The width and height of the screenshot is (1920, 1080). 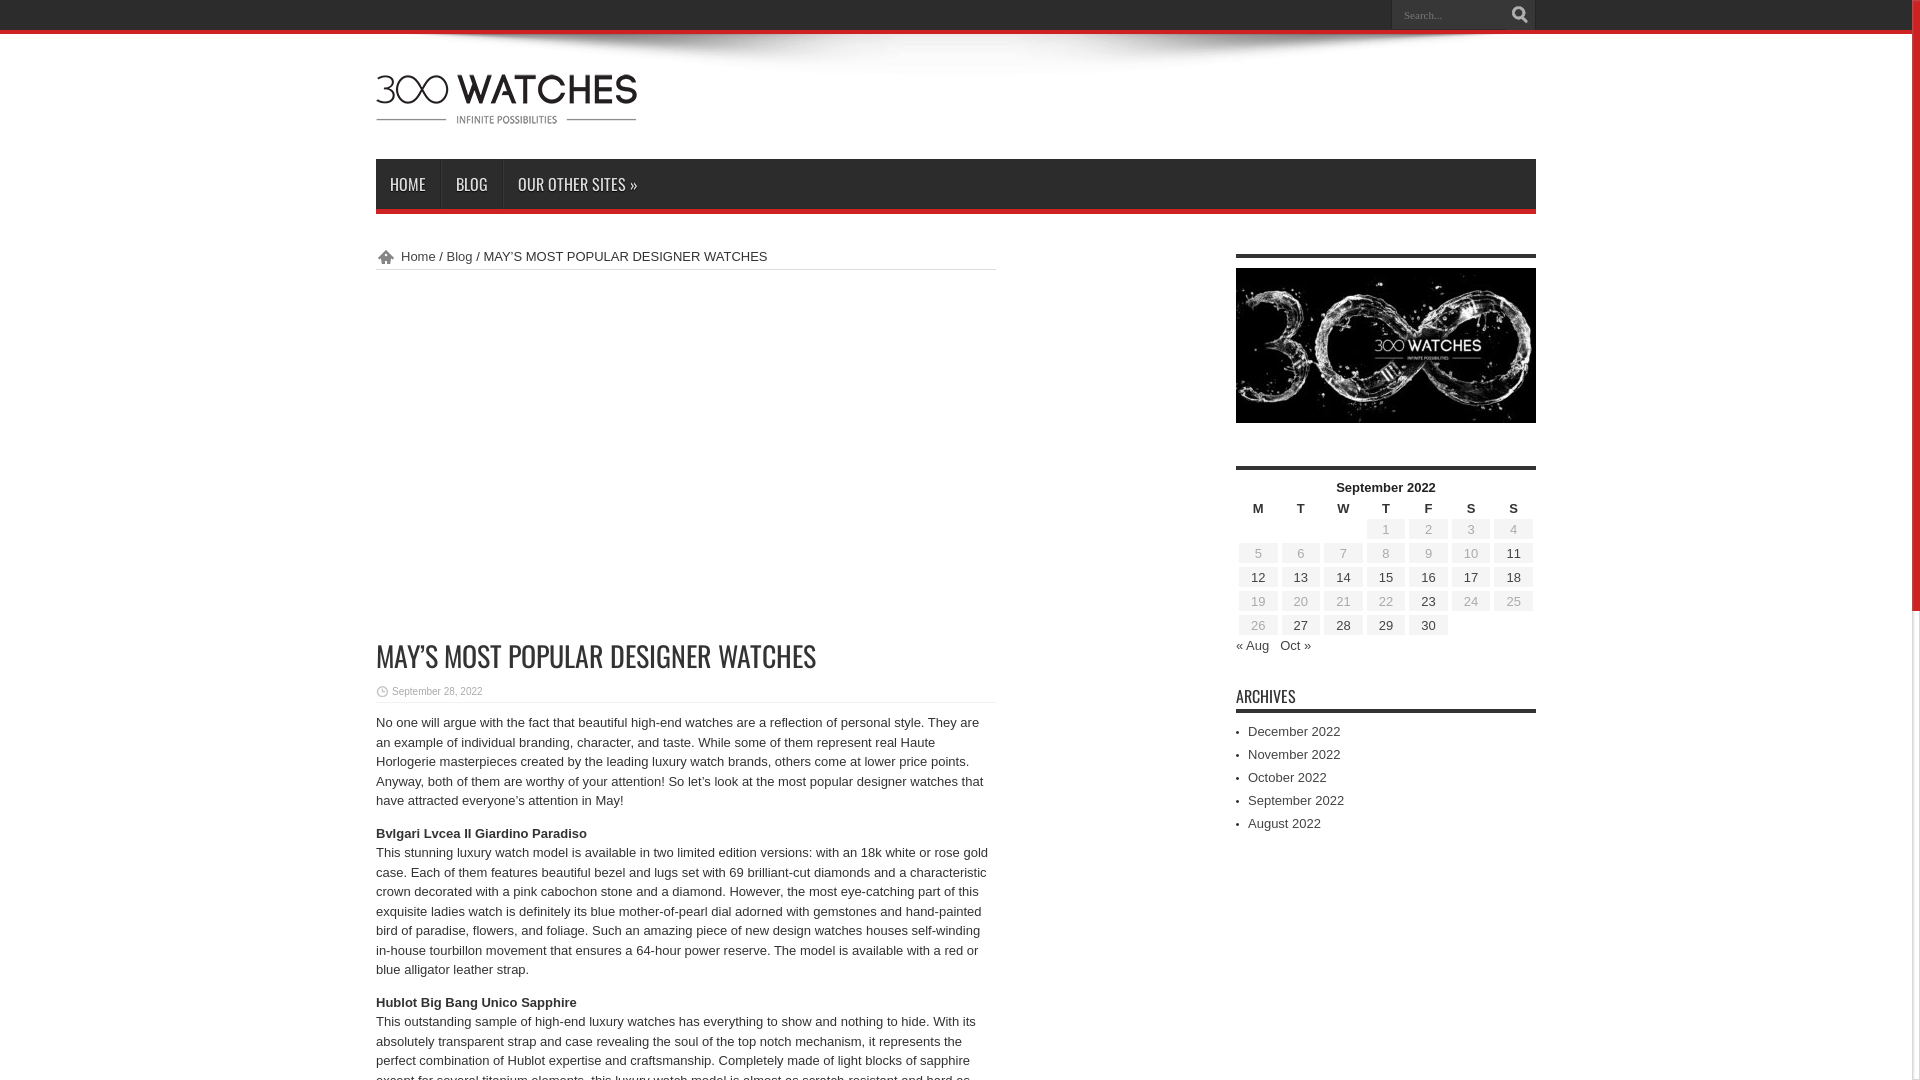 I want to click on 'HOME', so click(x=375, y=184).